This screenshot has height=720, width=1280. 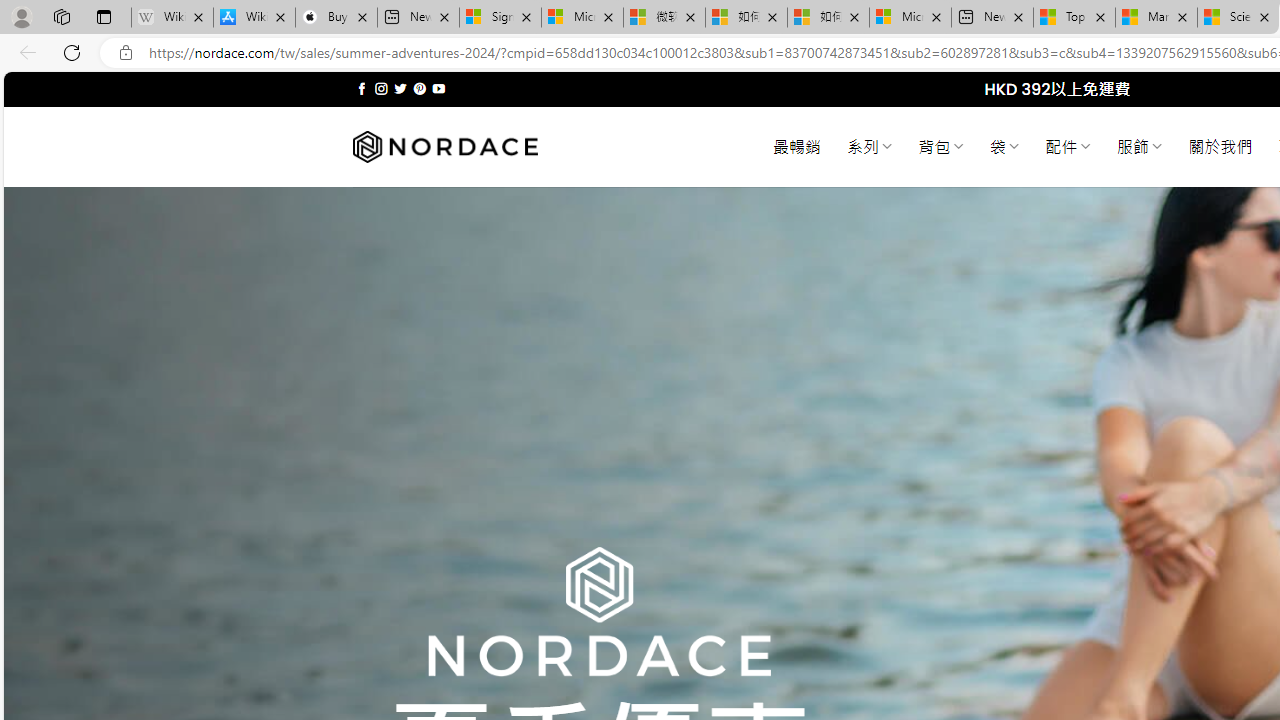 I want to click on 'Follow on Pinterest', so click(x=418, y=88).